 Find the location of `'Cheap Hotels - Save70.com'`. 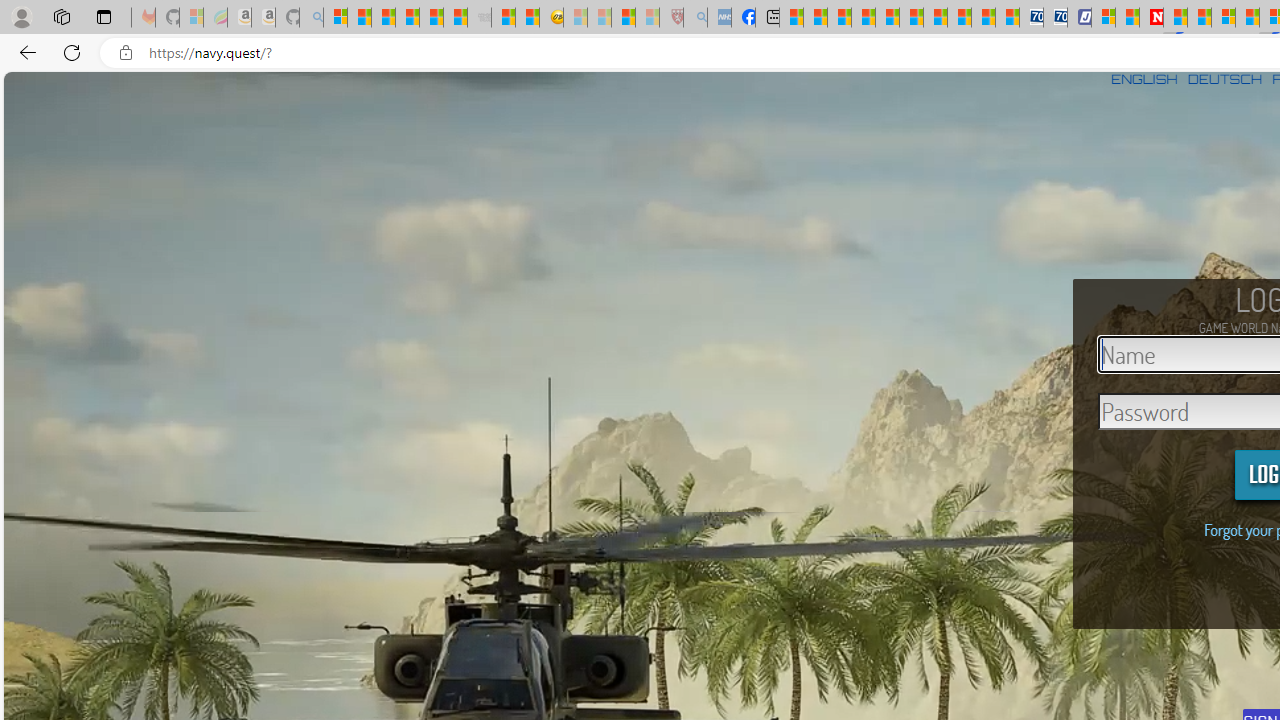

'Cheap Hotels - Save70.com' is located at coordinates (1055, 17).